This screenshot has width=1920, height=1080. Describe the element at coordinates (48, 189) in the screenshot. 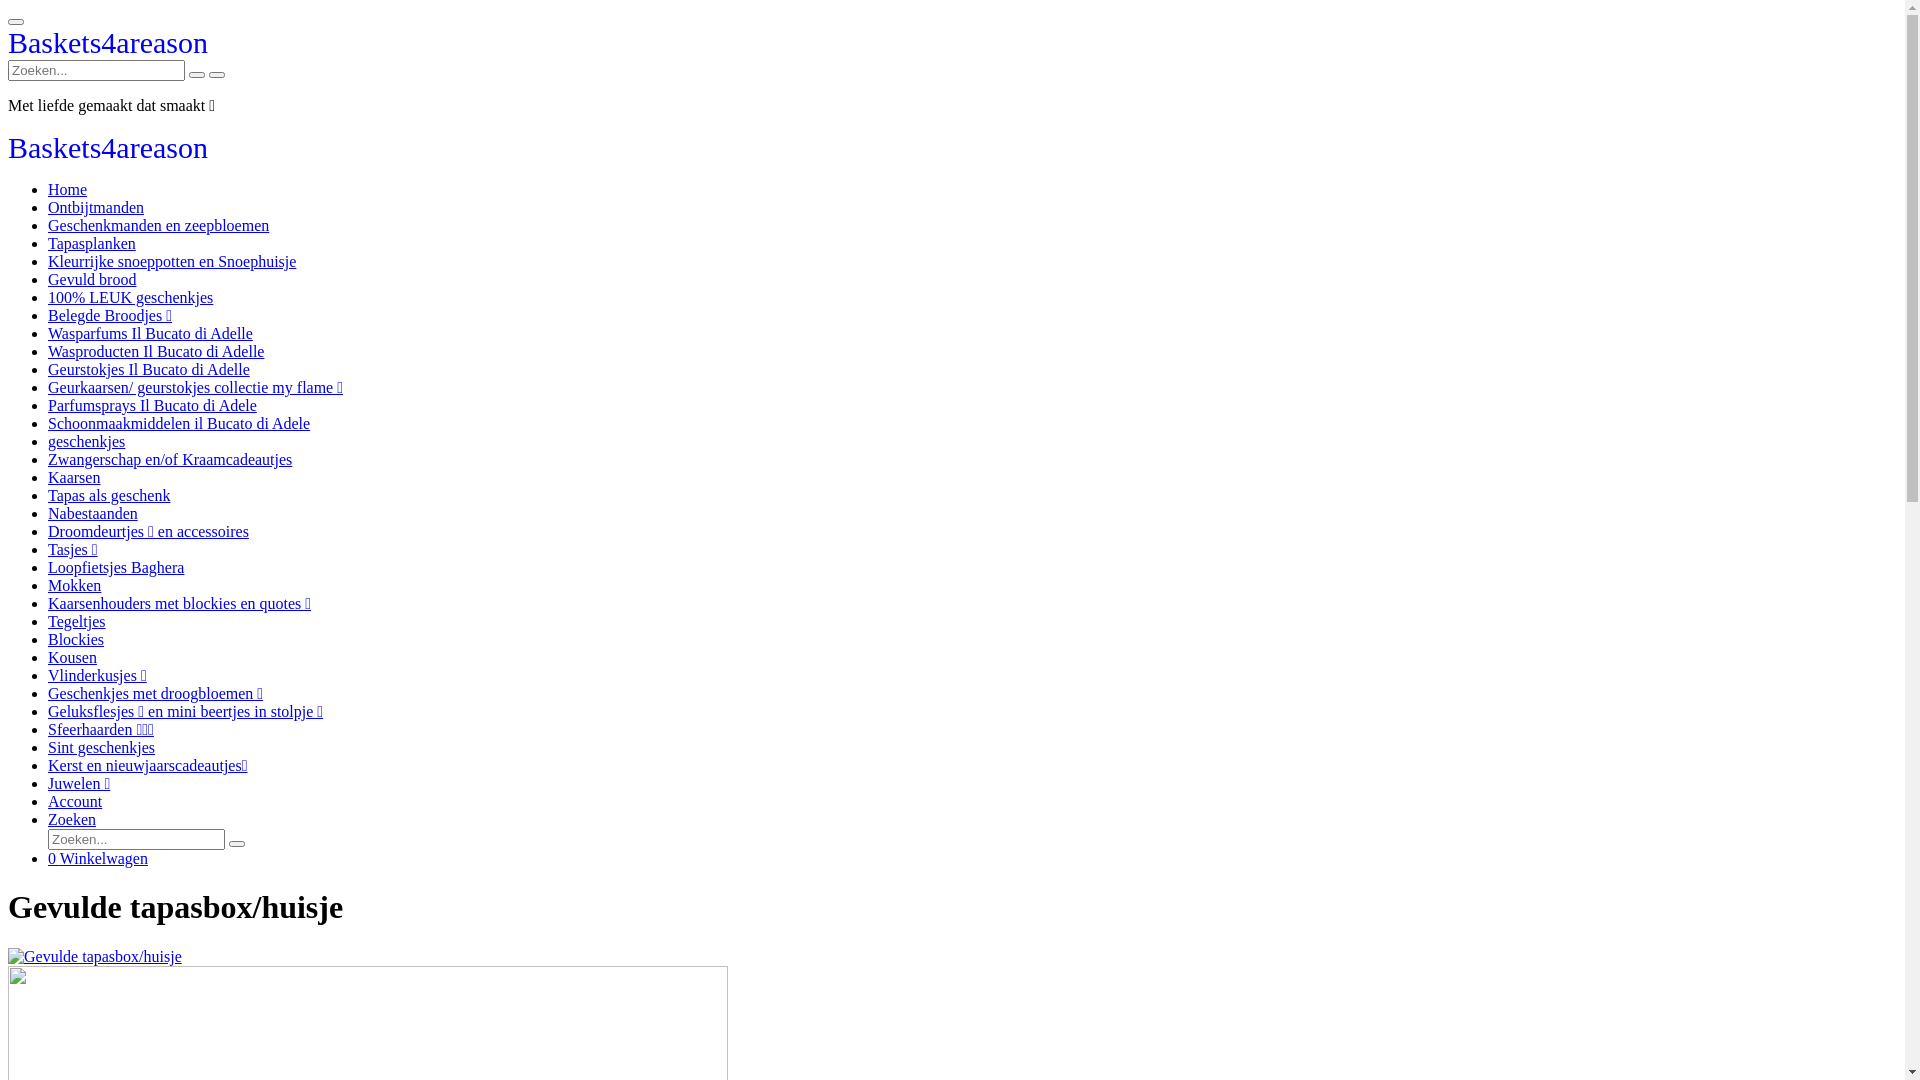

I see `'Home'` at that location.